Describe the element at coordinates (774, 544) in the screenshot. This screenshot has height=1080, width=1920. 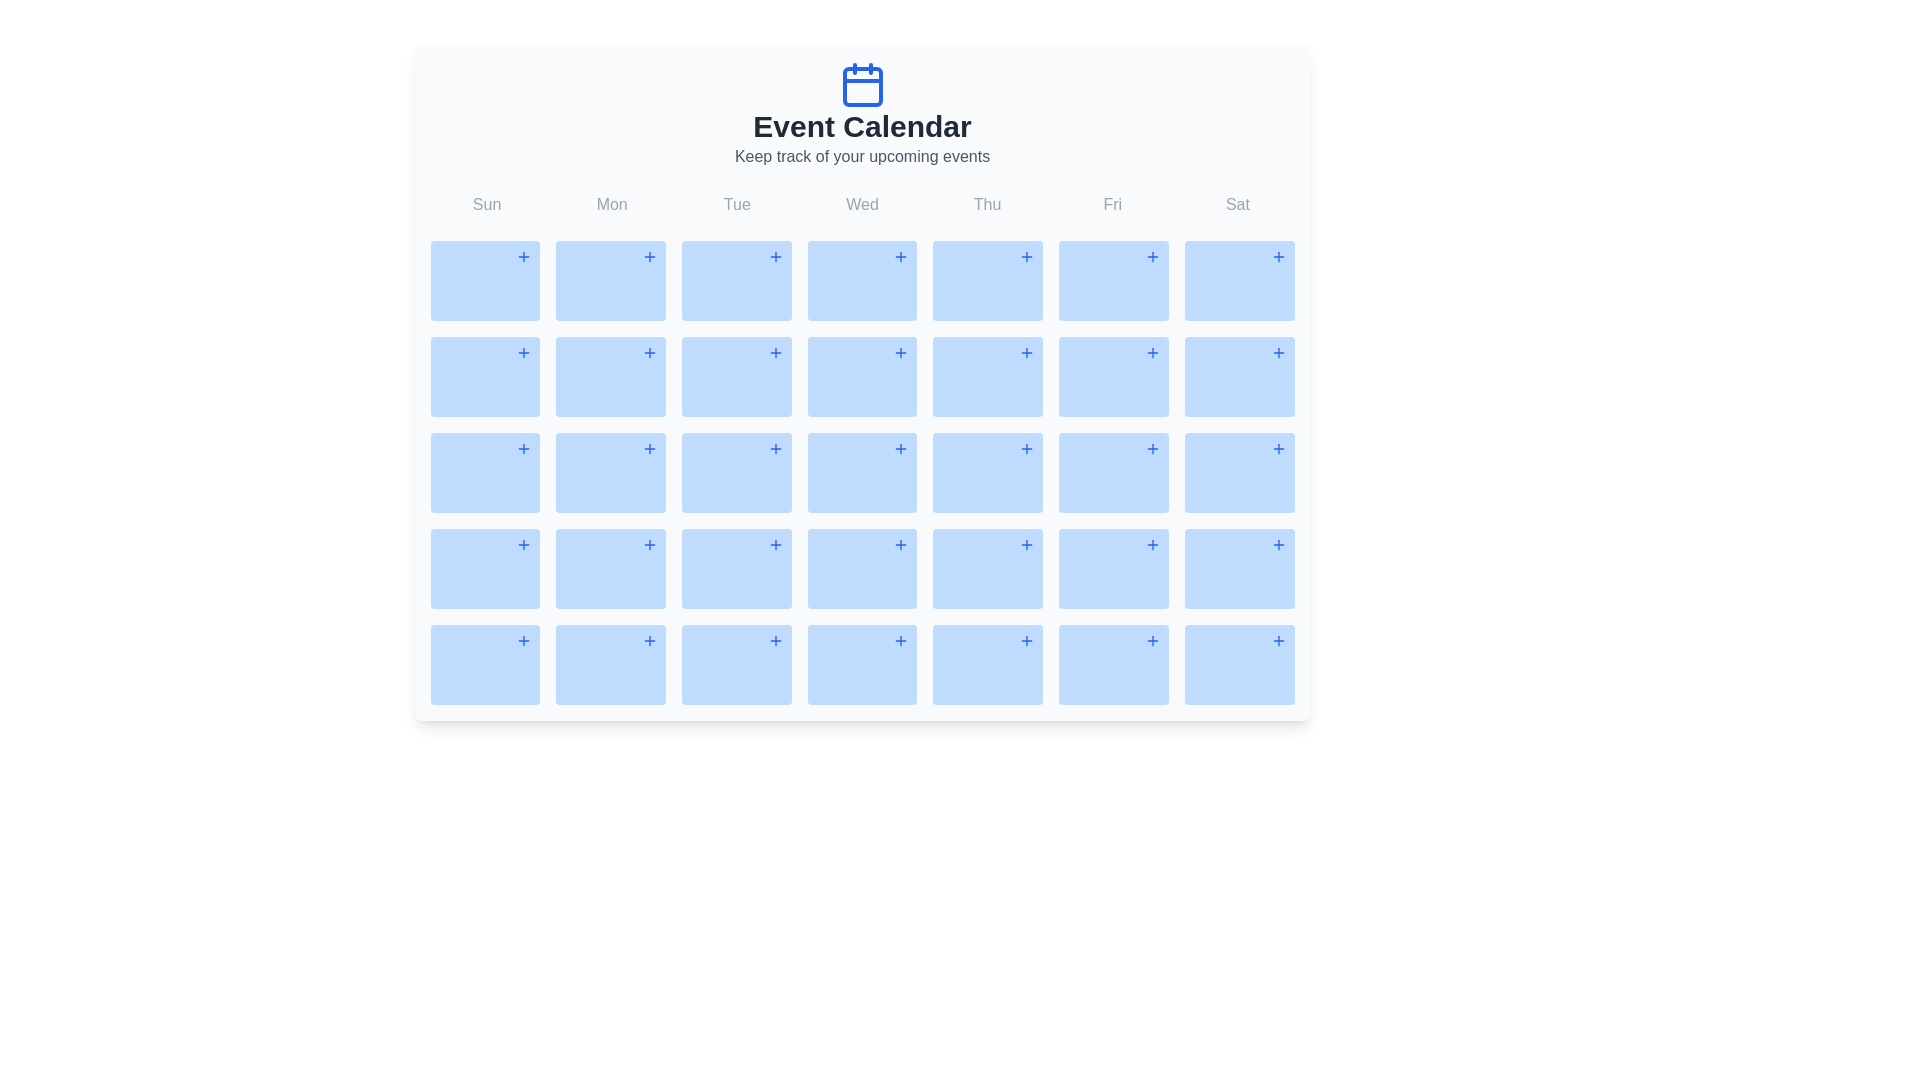
I see `the interactive button located in the top-right corner of the tile in the third row and third column` at that location.